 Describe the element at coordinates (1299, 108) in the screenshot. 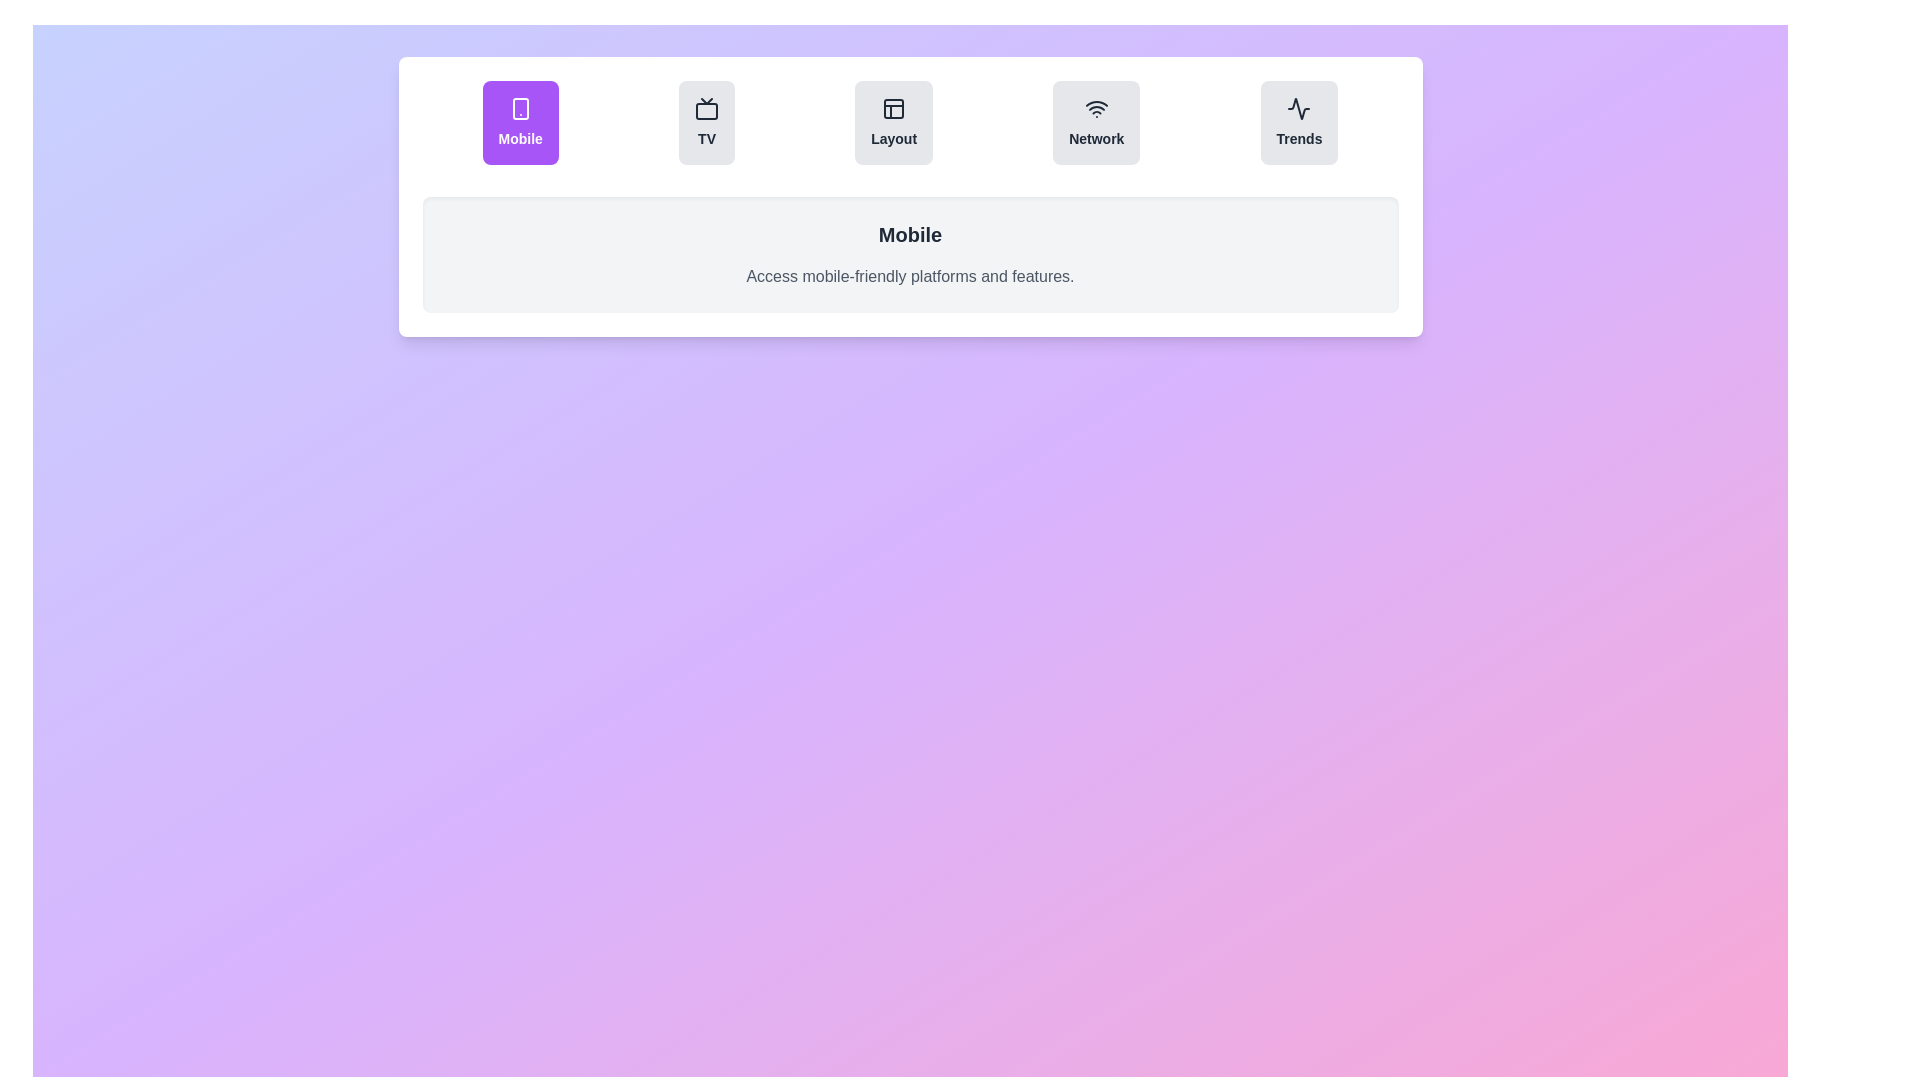

I see `the icon representing trends located at the upper section of the card labeled 'Trends', positioned at the far-right of the row of cards in the menu` at that location.